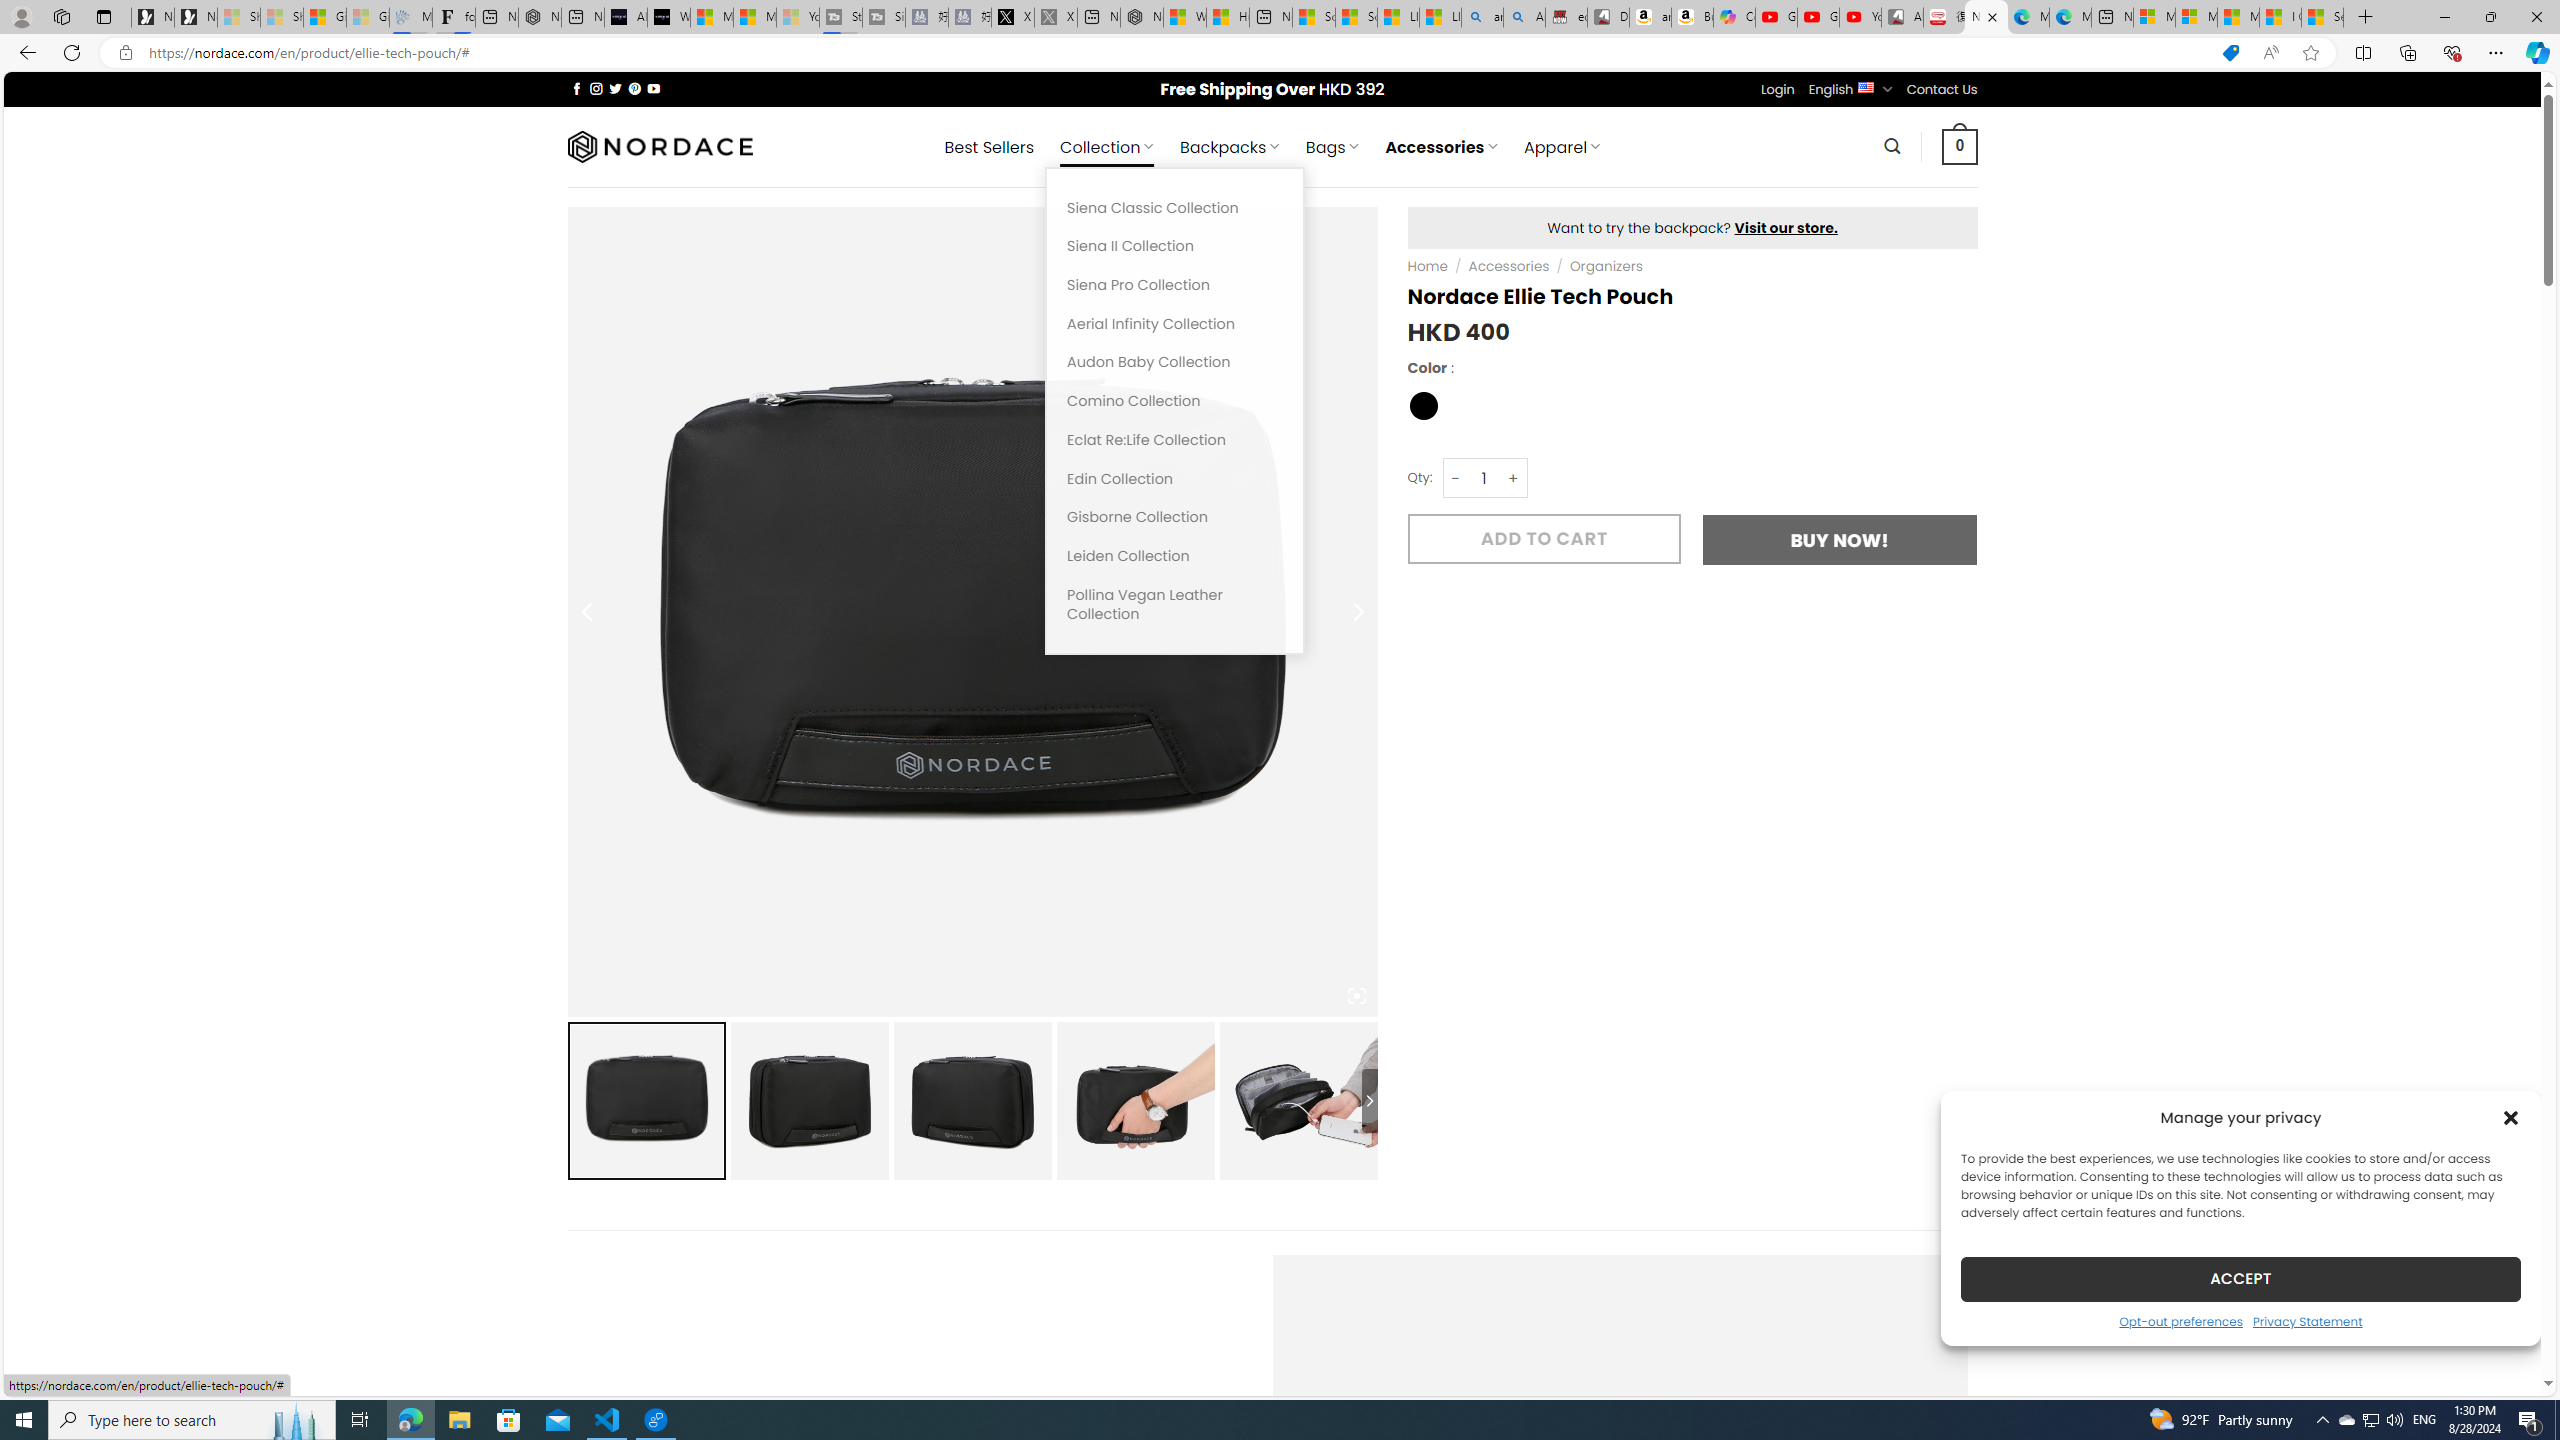 Image resolution: width=2560 pixels, height=1440 pixels. Describe the element at coordinates (2511, 1117) in the screenshot. I see `'Class: cmplz-close'` at that location.